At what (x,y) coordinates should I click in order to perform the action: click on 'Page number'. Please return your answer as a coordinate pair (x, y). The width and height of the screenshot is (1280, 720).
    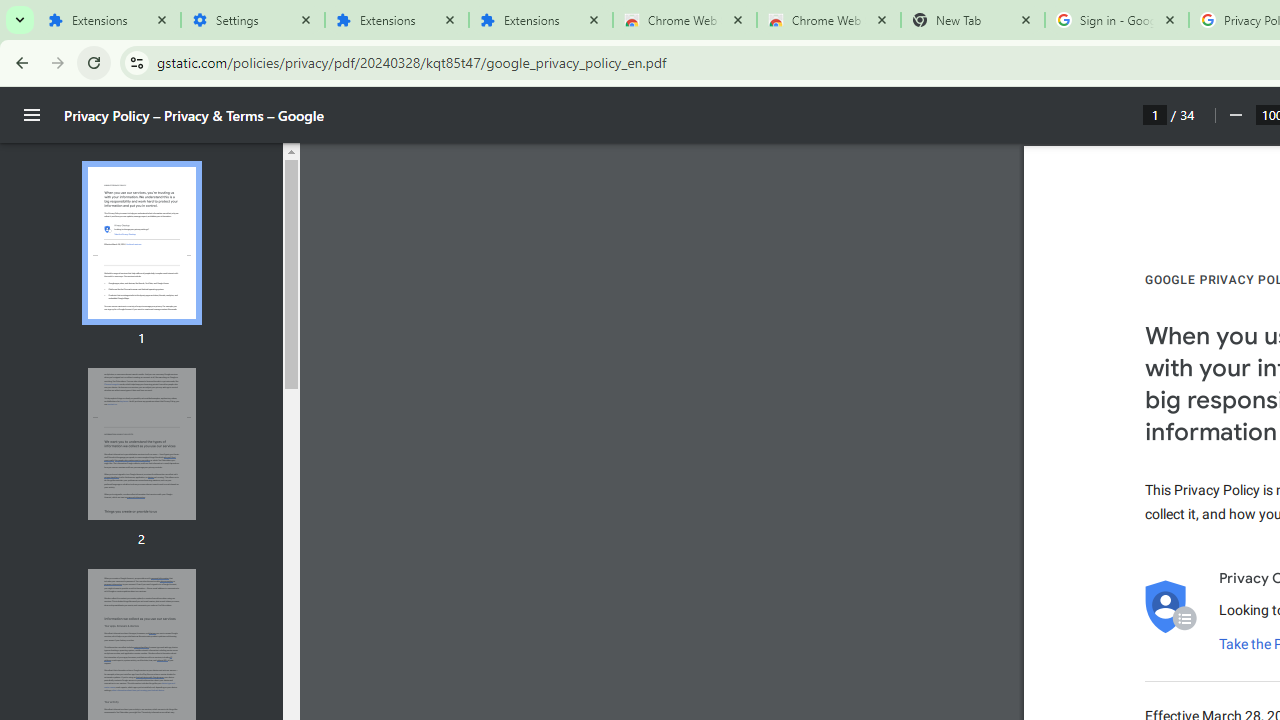
    Looking at the image, I should click on (1155, 114).